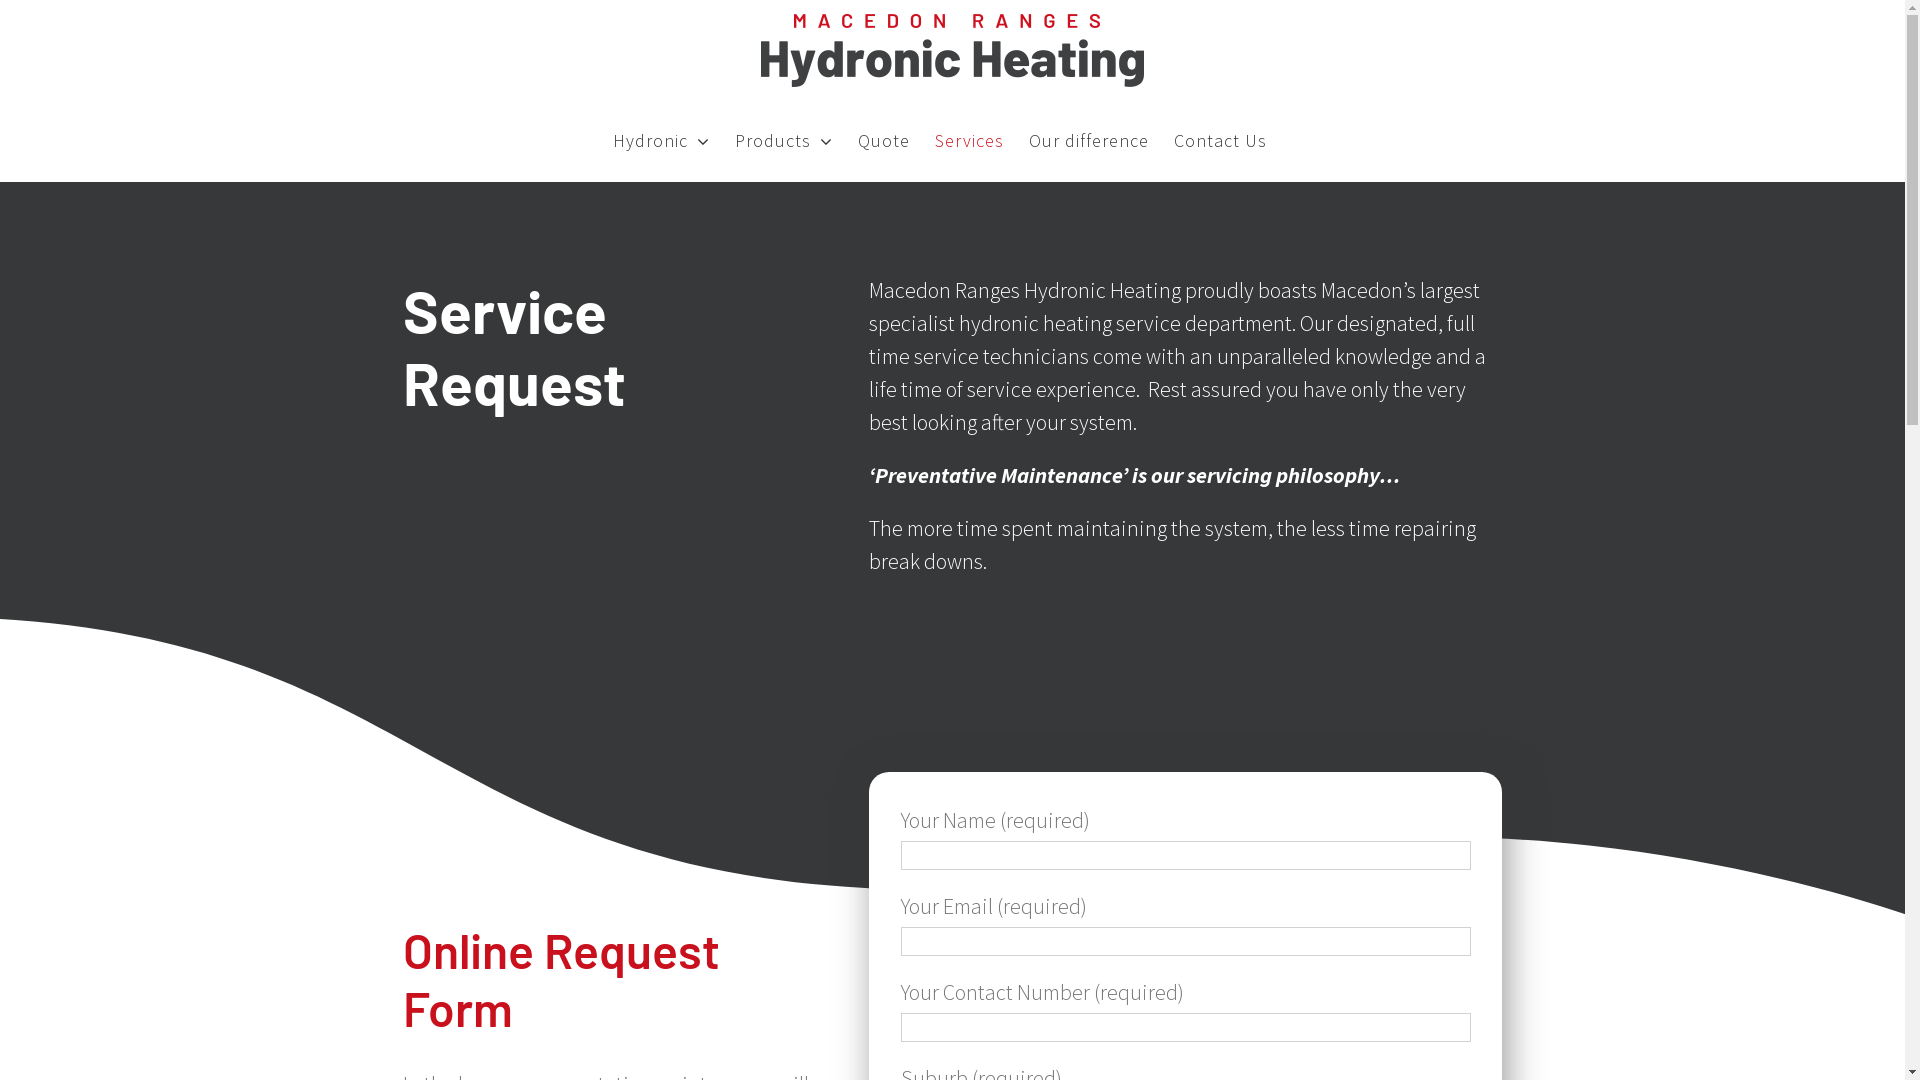 The image size is (1920, 1080). What do you see at coordinates (782, 140) in the screenshot?
I see `'Products'` at bounding box center [782, 140].